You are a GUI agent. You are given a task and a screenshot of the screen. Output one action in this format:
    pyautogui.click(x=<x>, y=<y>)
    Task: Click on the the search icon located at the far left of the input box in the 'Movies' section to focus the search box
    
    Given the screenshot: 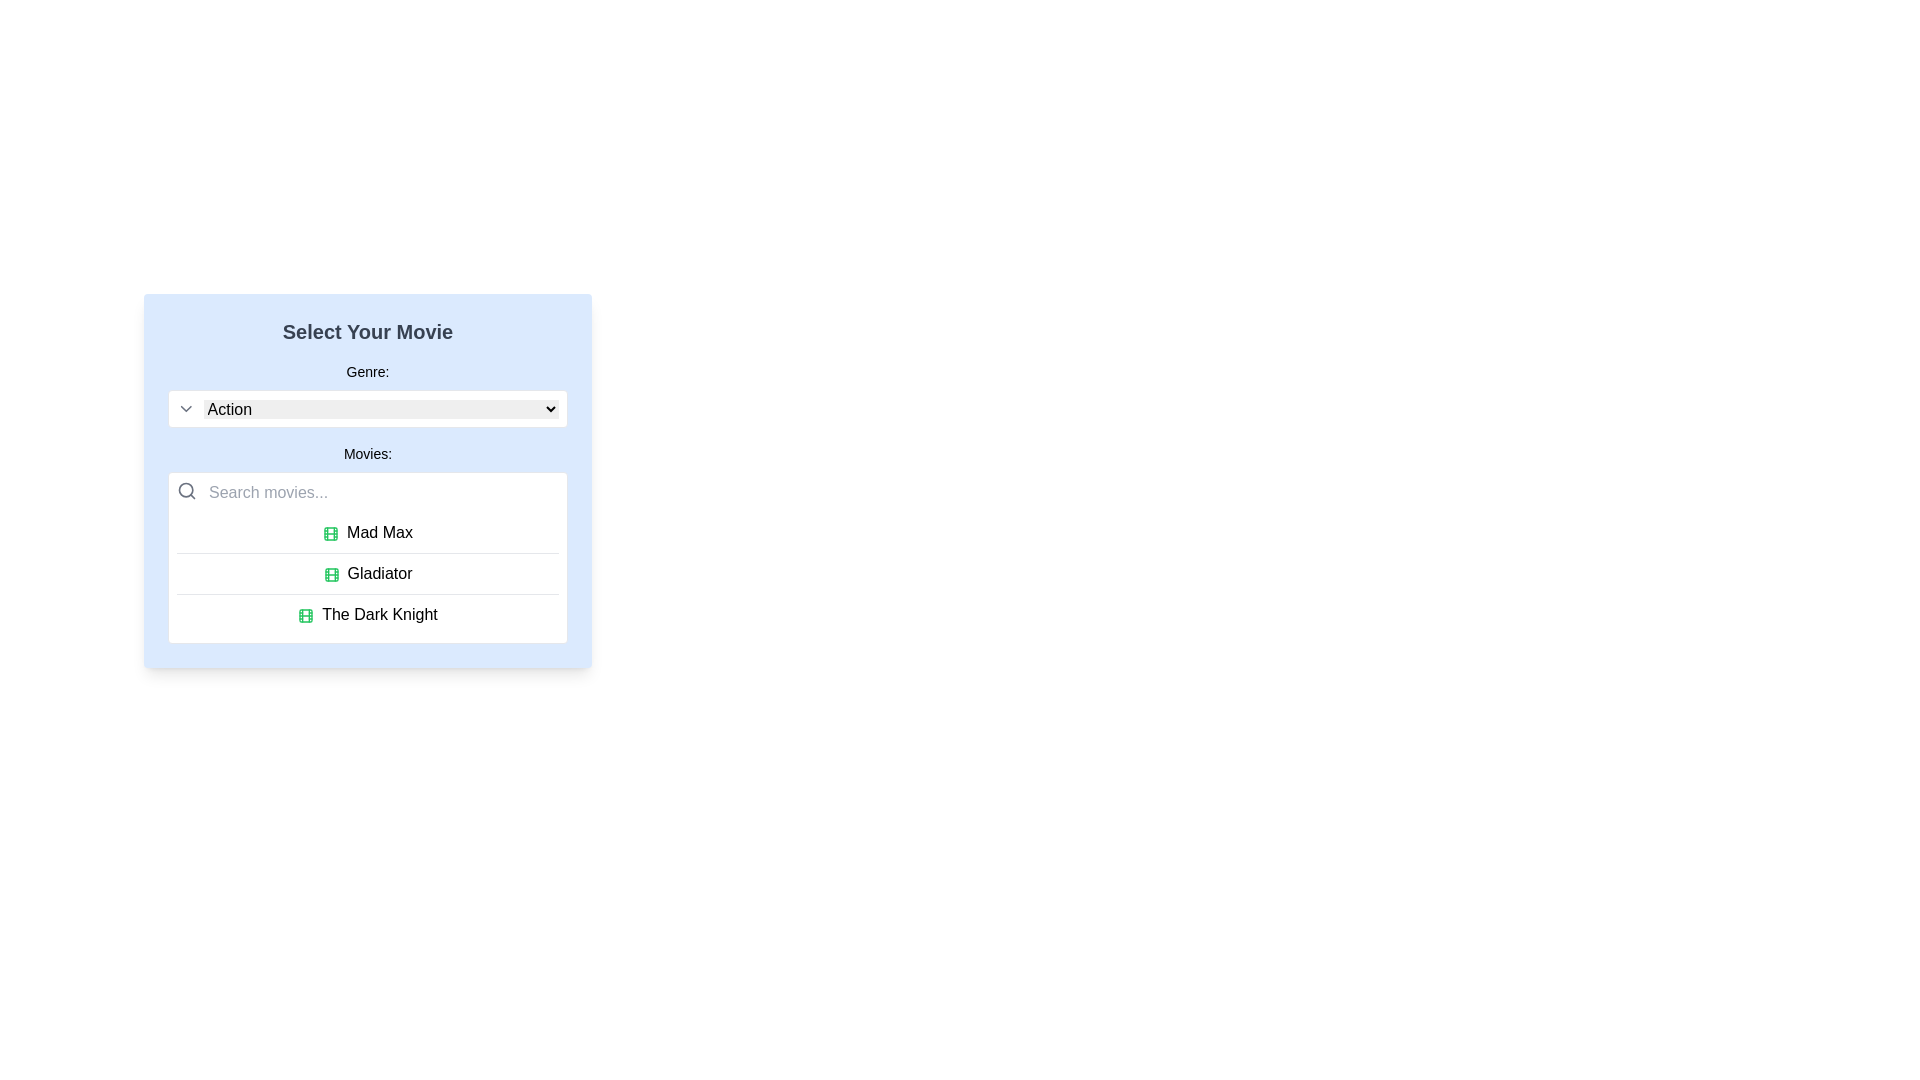 What is the action you would take?
    pyautogui.click(x=187, y=490)
    